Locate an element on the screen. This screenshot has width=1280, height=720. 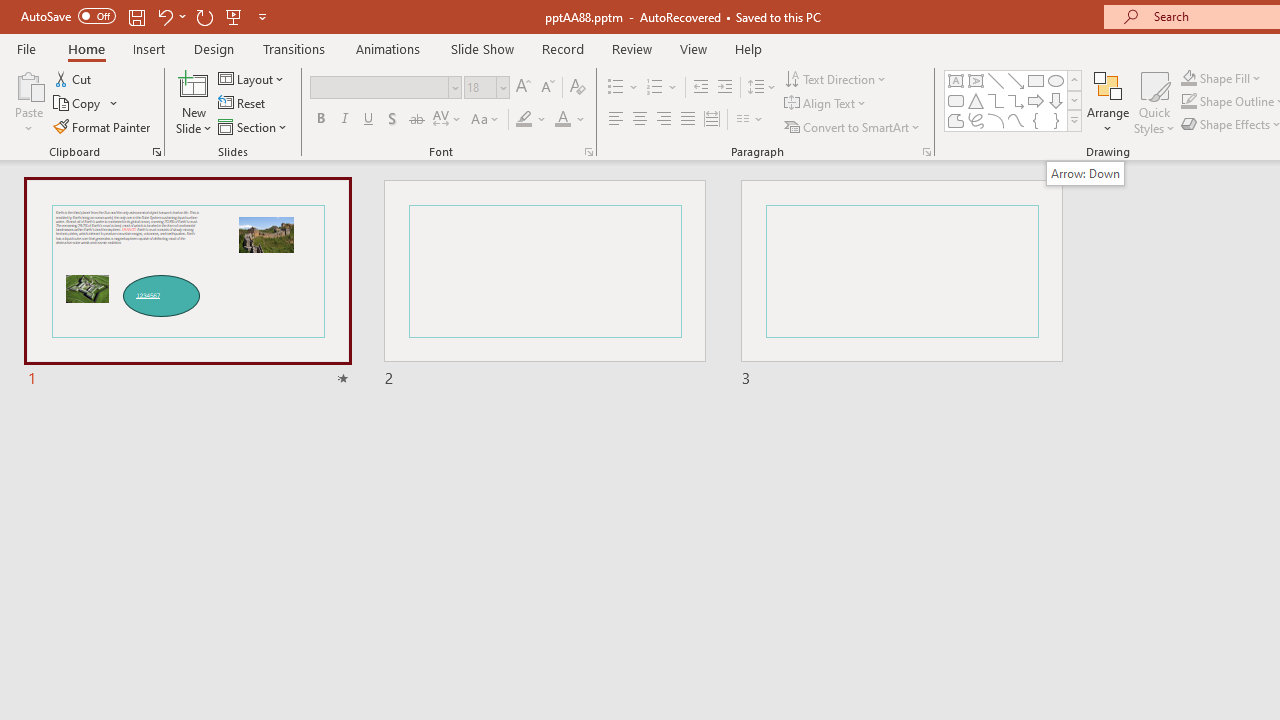
'Oval' is located at coordinates (1055, 80).